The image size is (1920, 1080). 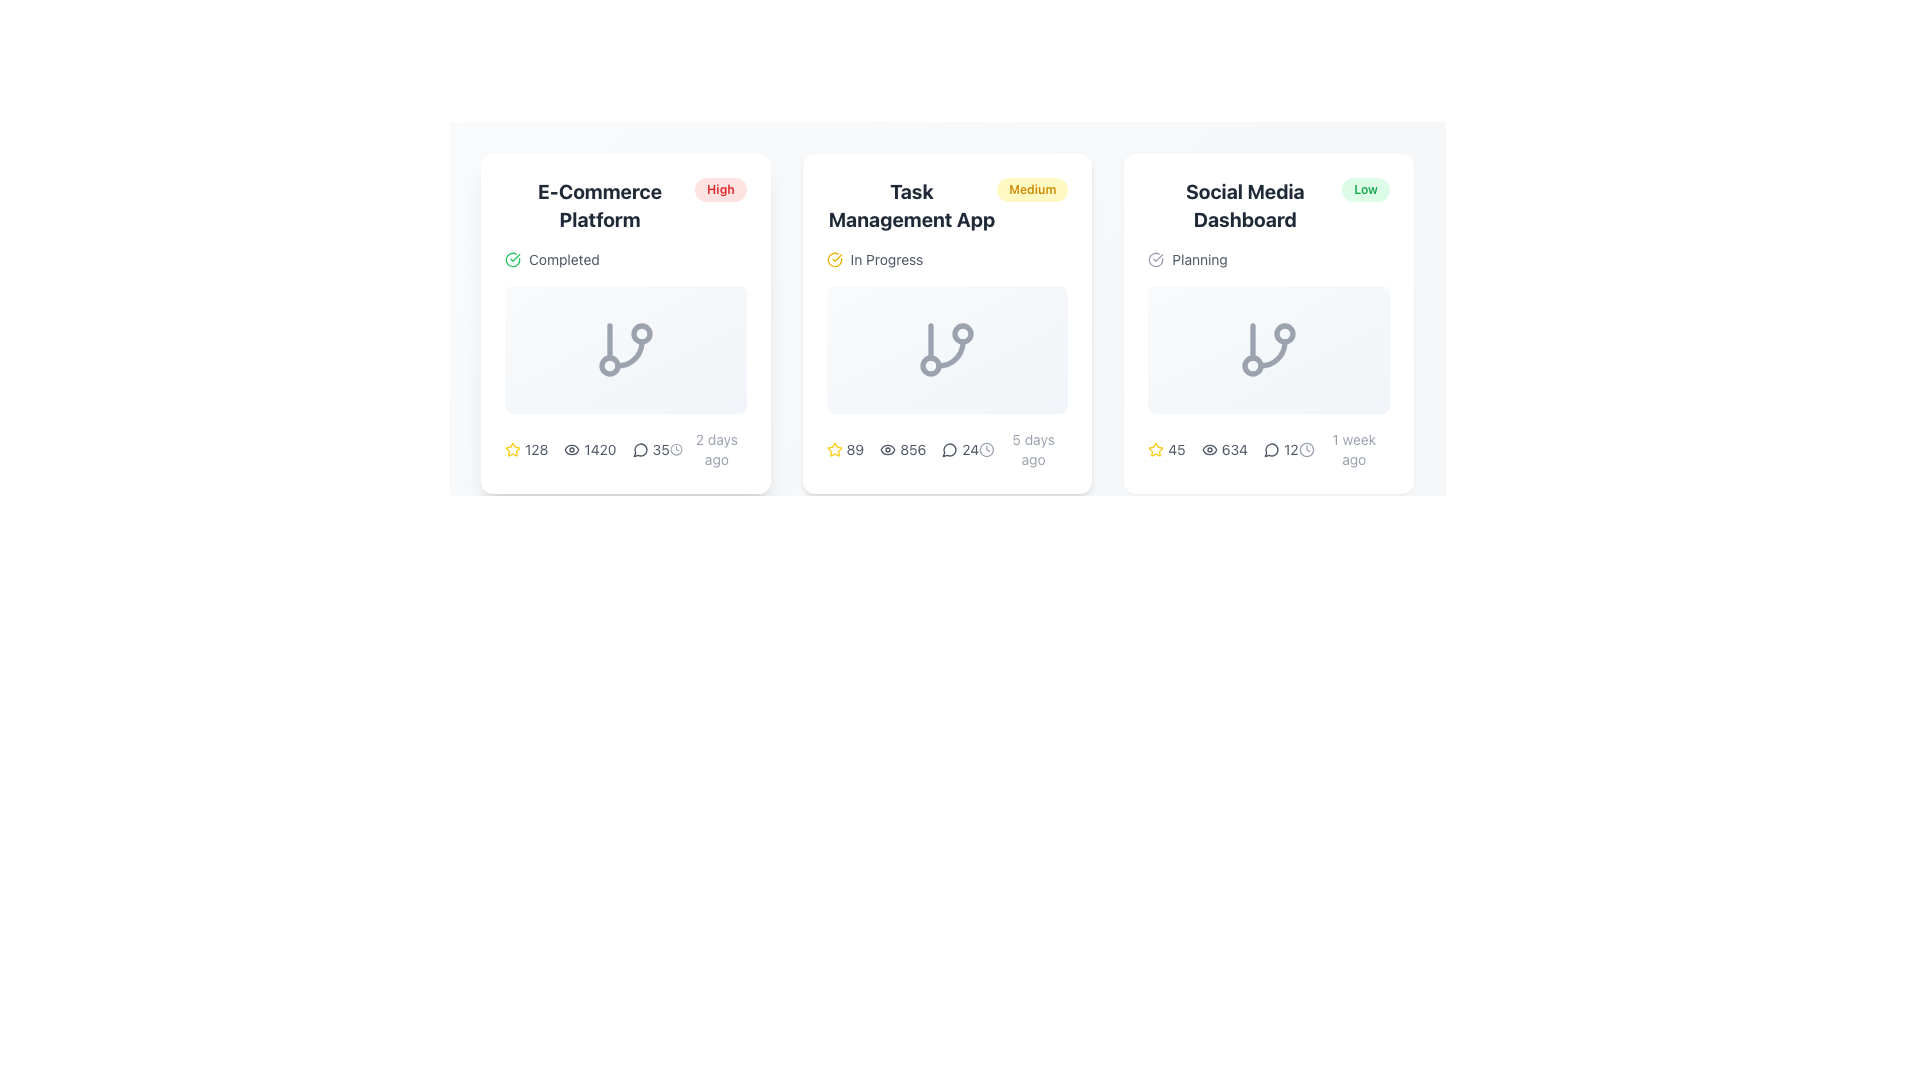 I want to click on the bottom-left SVG Circle component in the line-and-circle diagram, so click(x=1252, y=366).